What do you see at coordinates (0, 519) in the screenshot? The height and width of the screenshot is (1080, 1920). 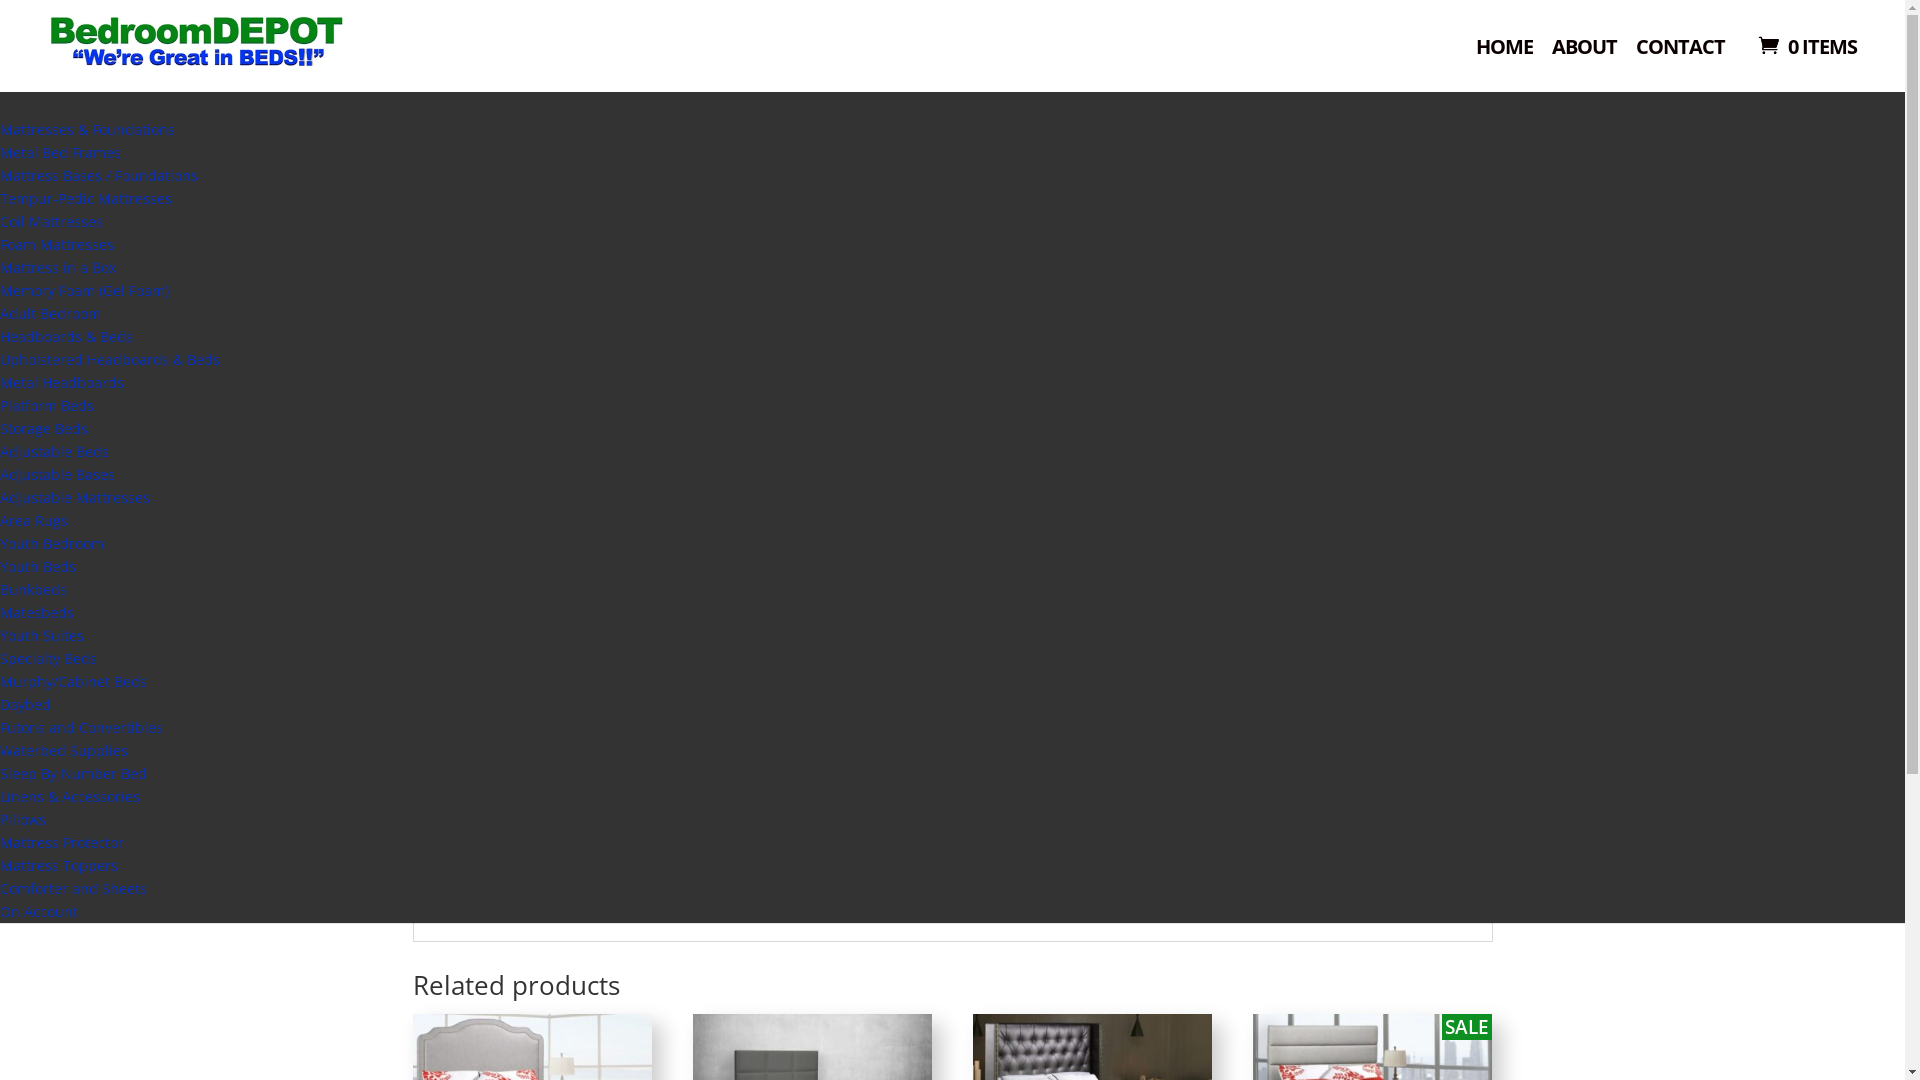 I see `'Area Rugs'` at bounding box center [0, 519].